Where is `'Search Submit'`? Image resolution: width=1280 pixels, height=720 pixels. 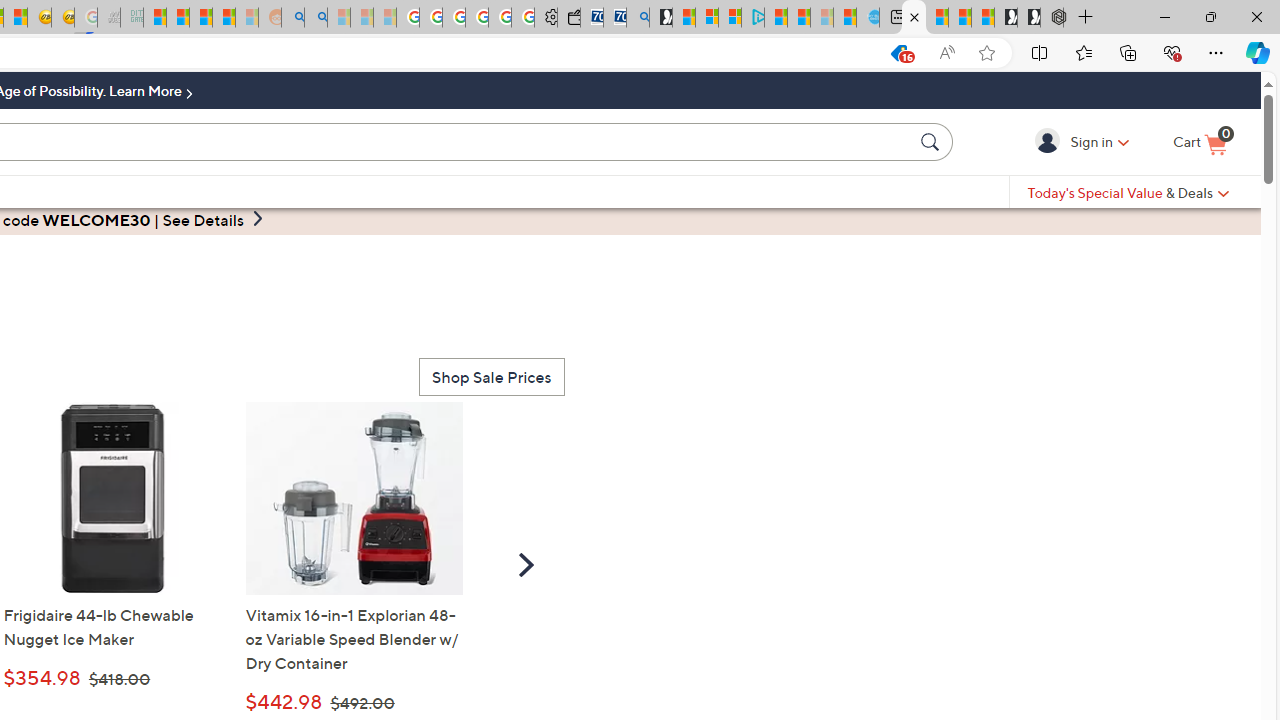
'Search Submit' is located at coordinates (932, 140).